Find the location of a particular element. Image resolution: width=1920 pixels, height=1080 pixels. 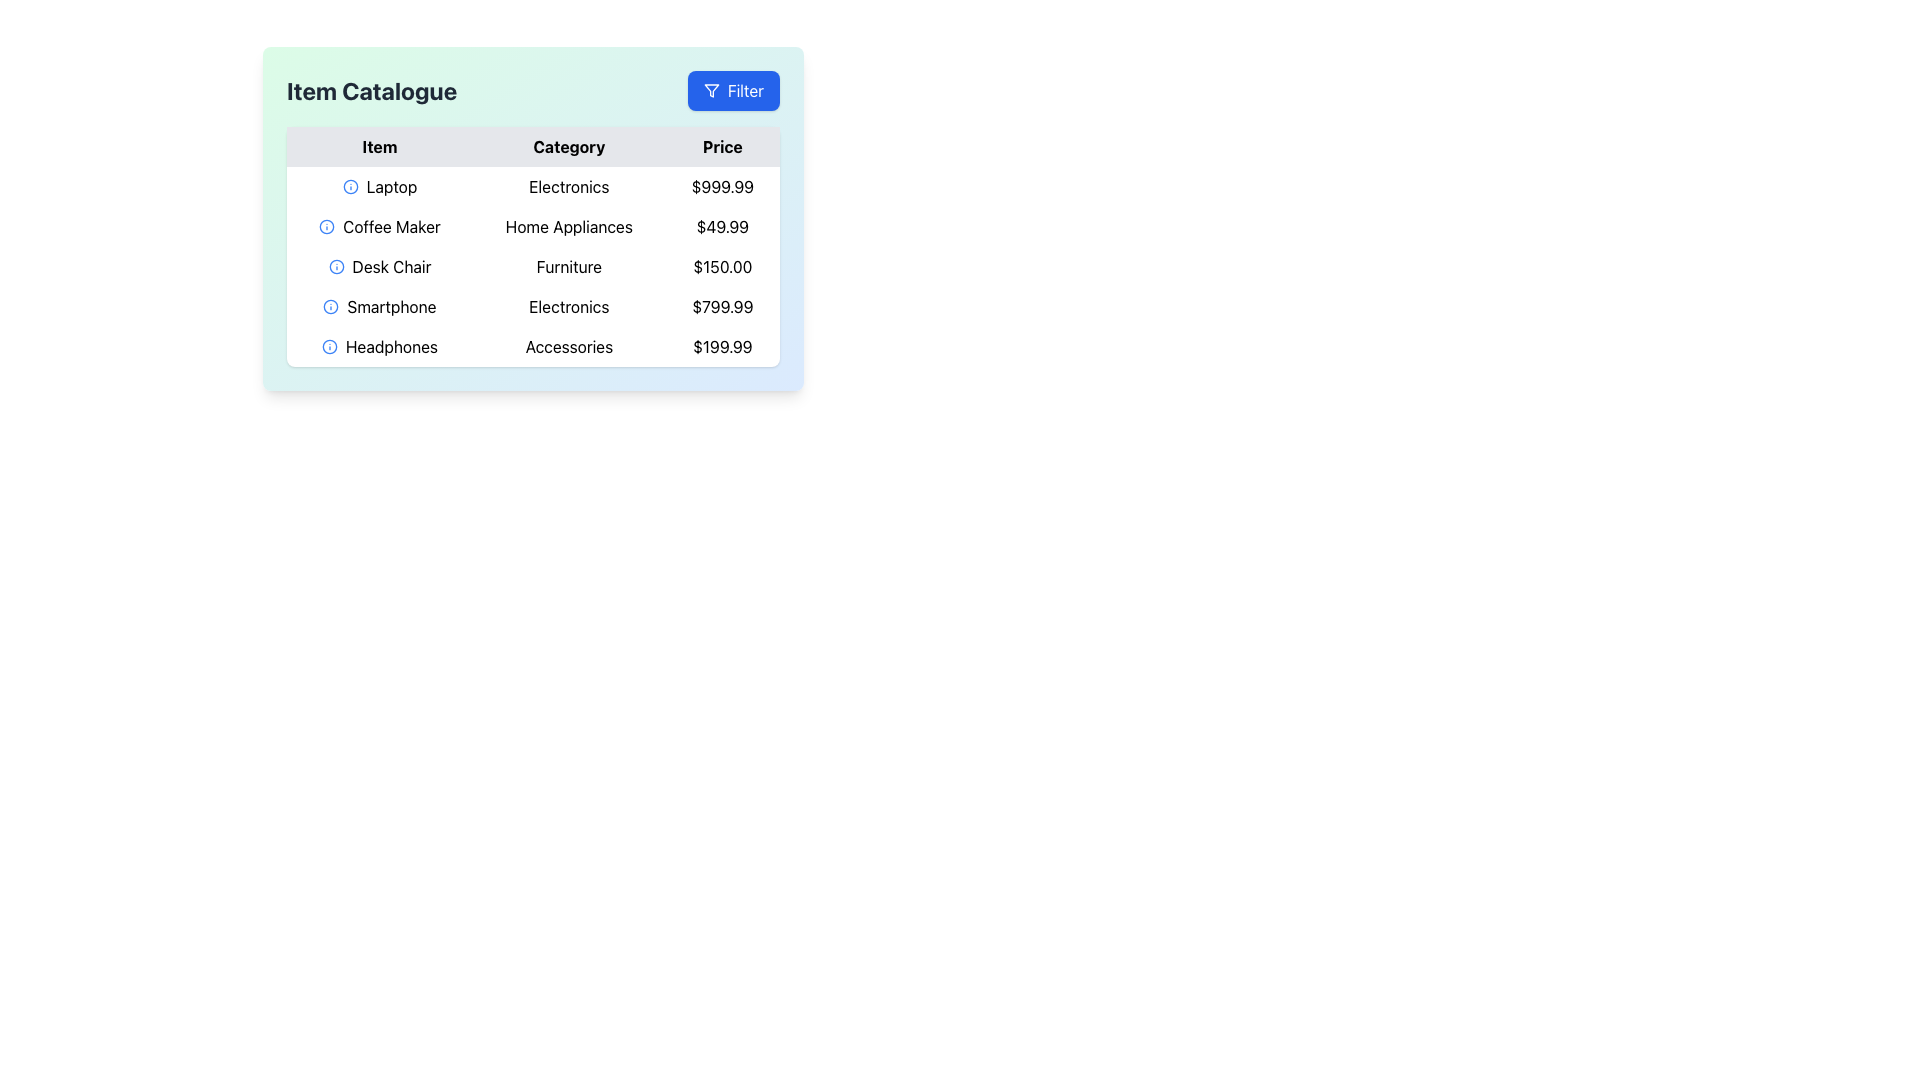

the text label displaying 'Smartphone', which is located in the third row of the 'Item' column in the 'Item Catalogue' table, aligned horizontally with 'Electronics' and '$799.99' is located at coordinates (379, 307).